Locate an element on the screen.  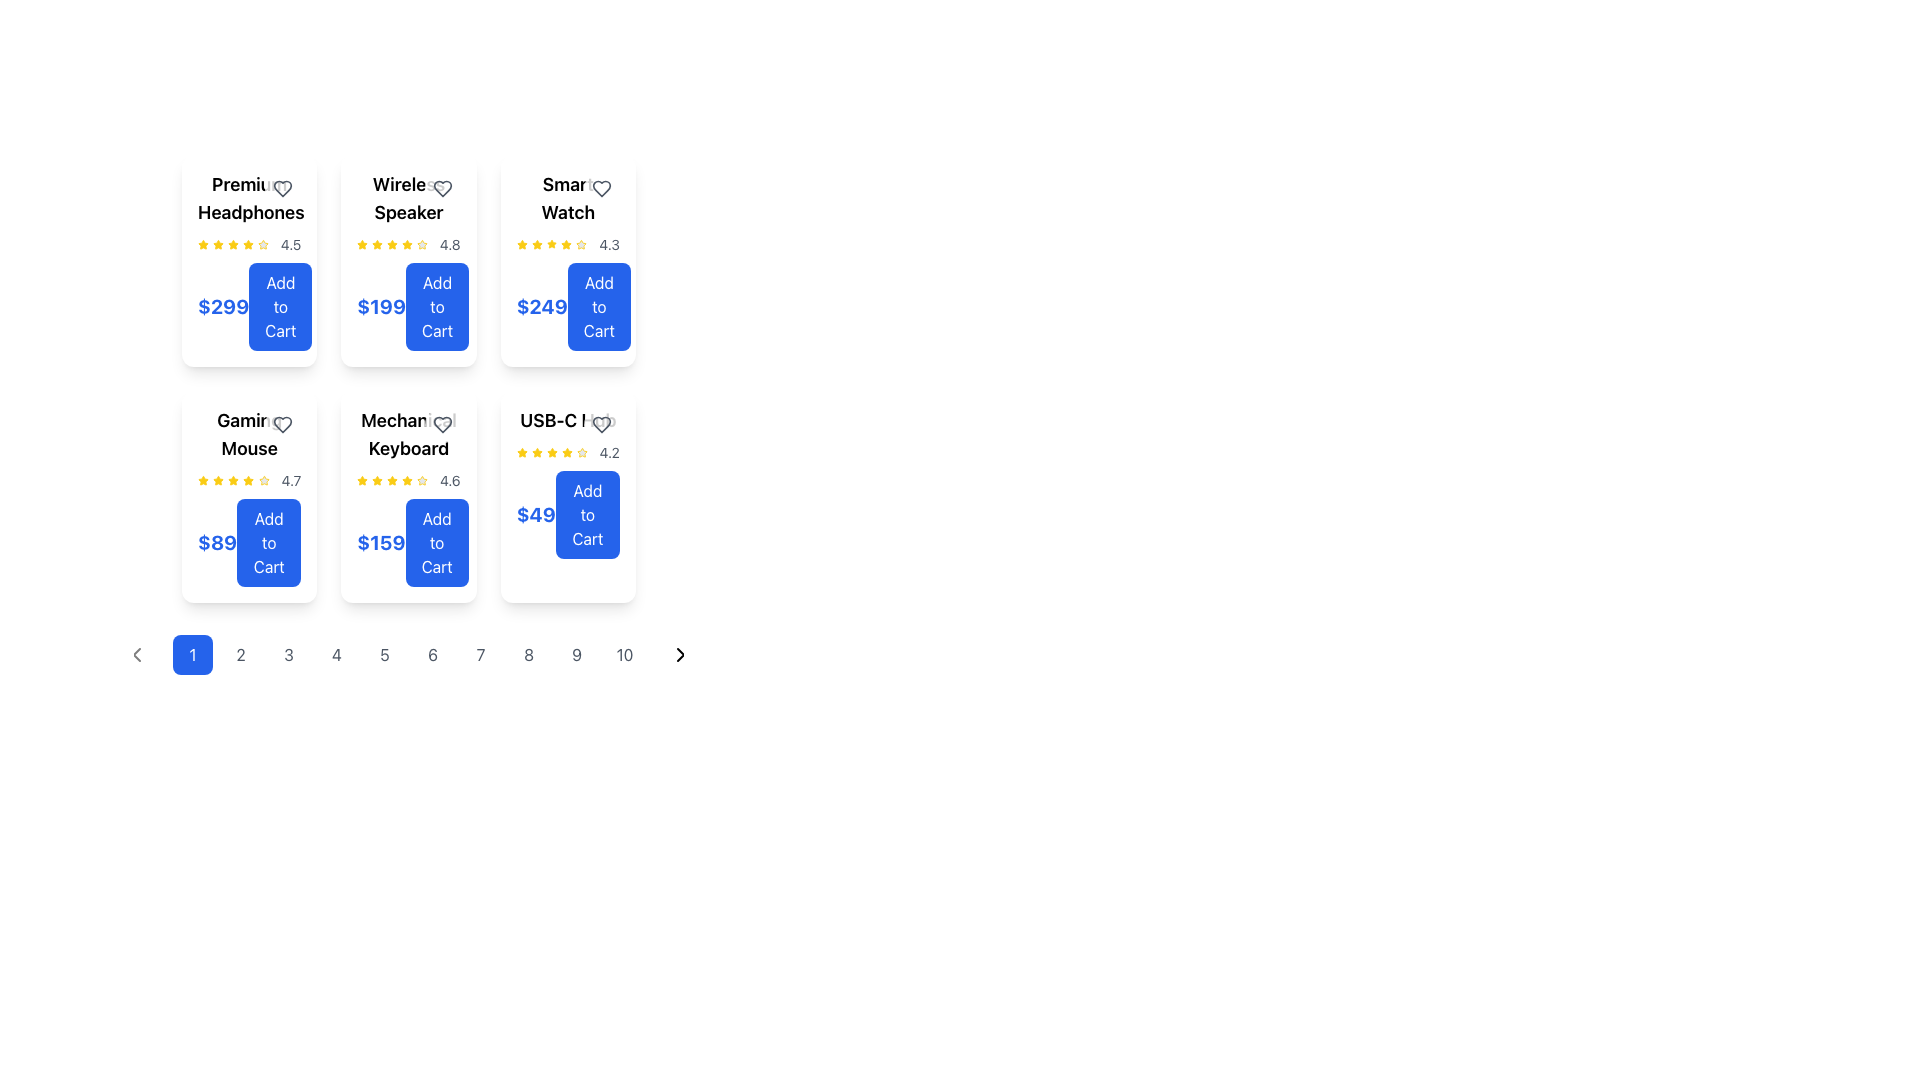
the first yellow star-shaped icon representing a rating next to the text '4.8' below the product title 'Wireless Speaker' is located at coordinates (362, 244).